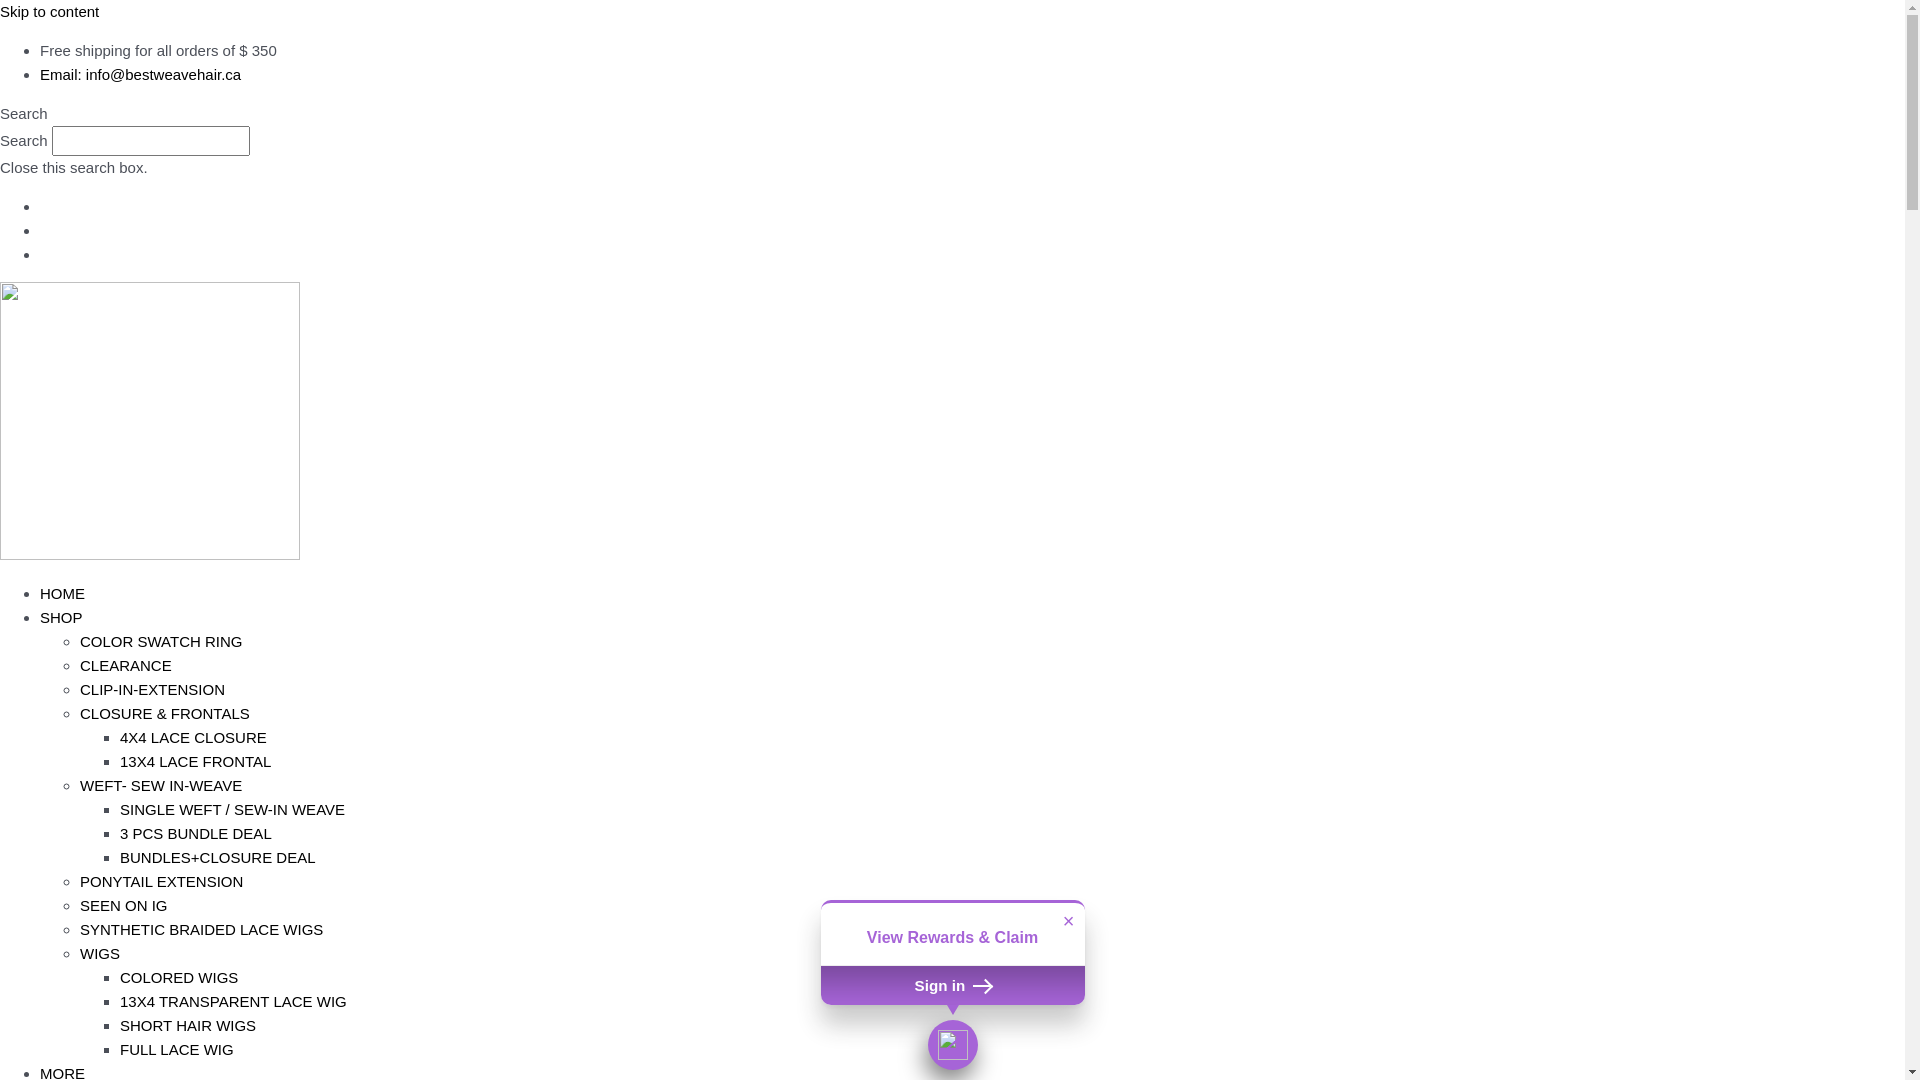 The image size is (1920, 1080). Describe the element at coordinates (99, 952) in the screenshot. I see `'WIGS'` at that location.